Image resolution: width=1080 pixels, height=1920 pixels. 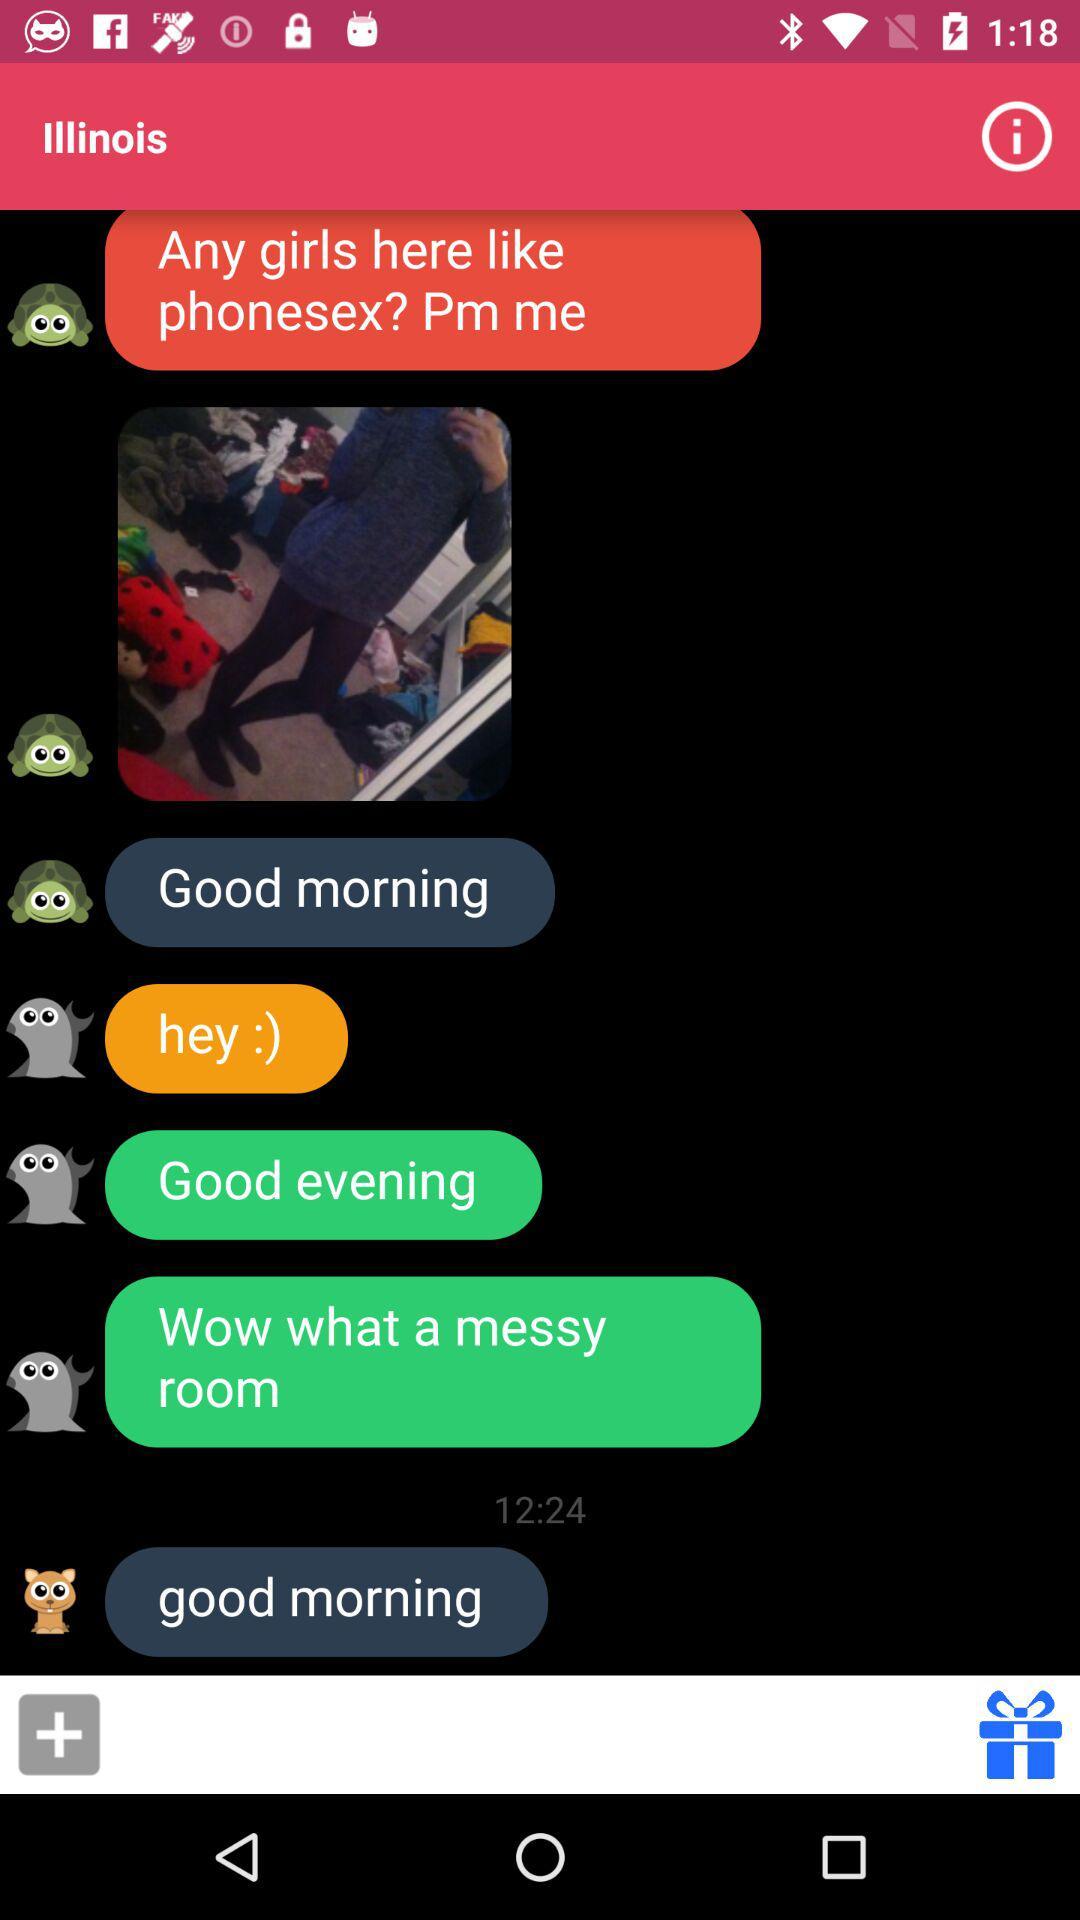 What do you see at coordinates (49, 1037) in the screenshot?
I see `user profile` at bounding box center [49, 1037].